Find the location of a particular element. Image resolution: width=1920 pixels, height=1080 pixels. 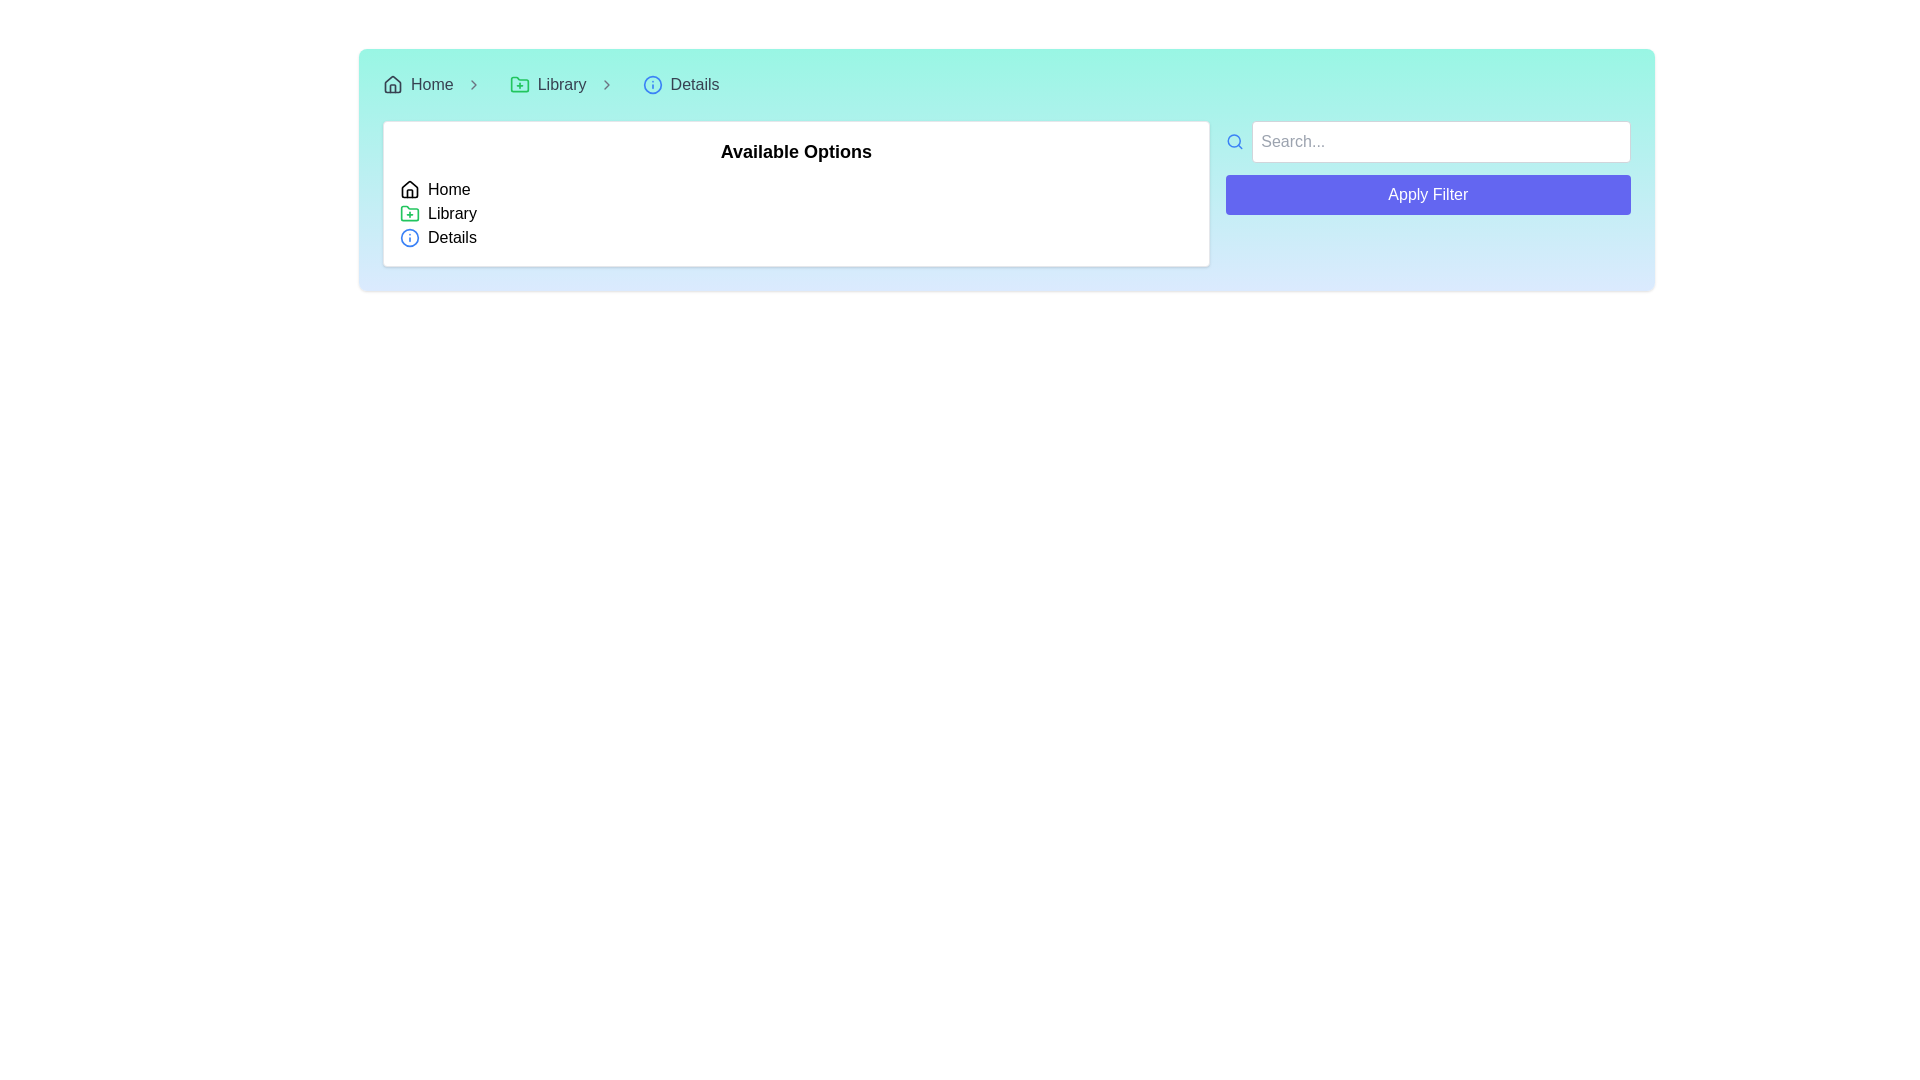

the House icon located on the left side of the breadcrumb navigation bar, next to the 'Home' text is located at coordinates (393, 83).